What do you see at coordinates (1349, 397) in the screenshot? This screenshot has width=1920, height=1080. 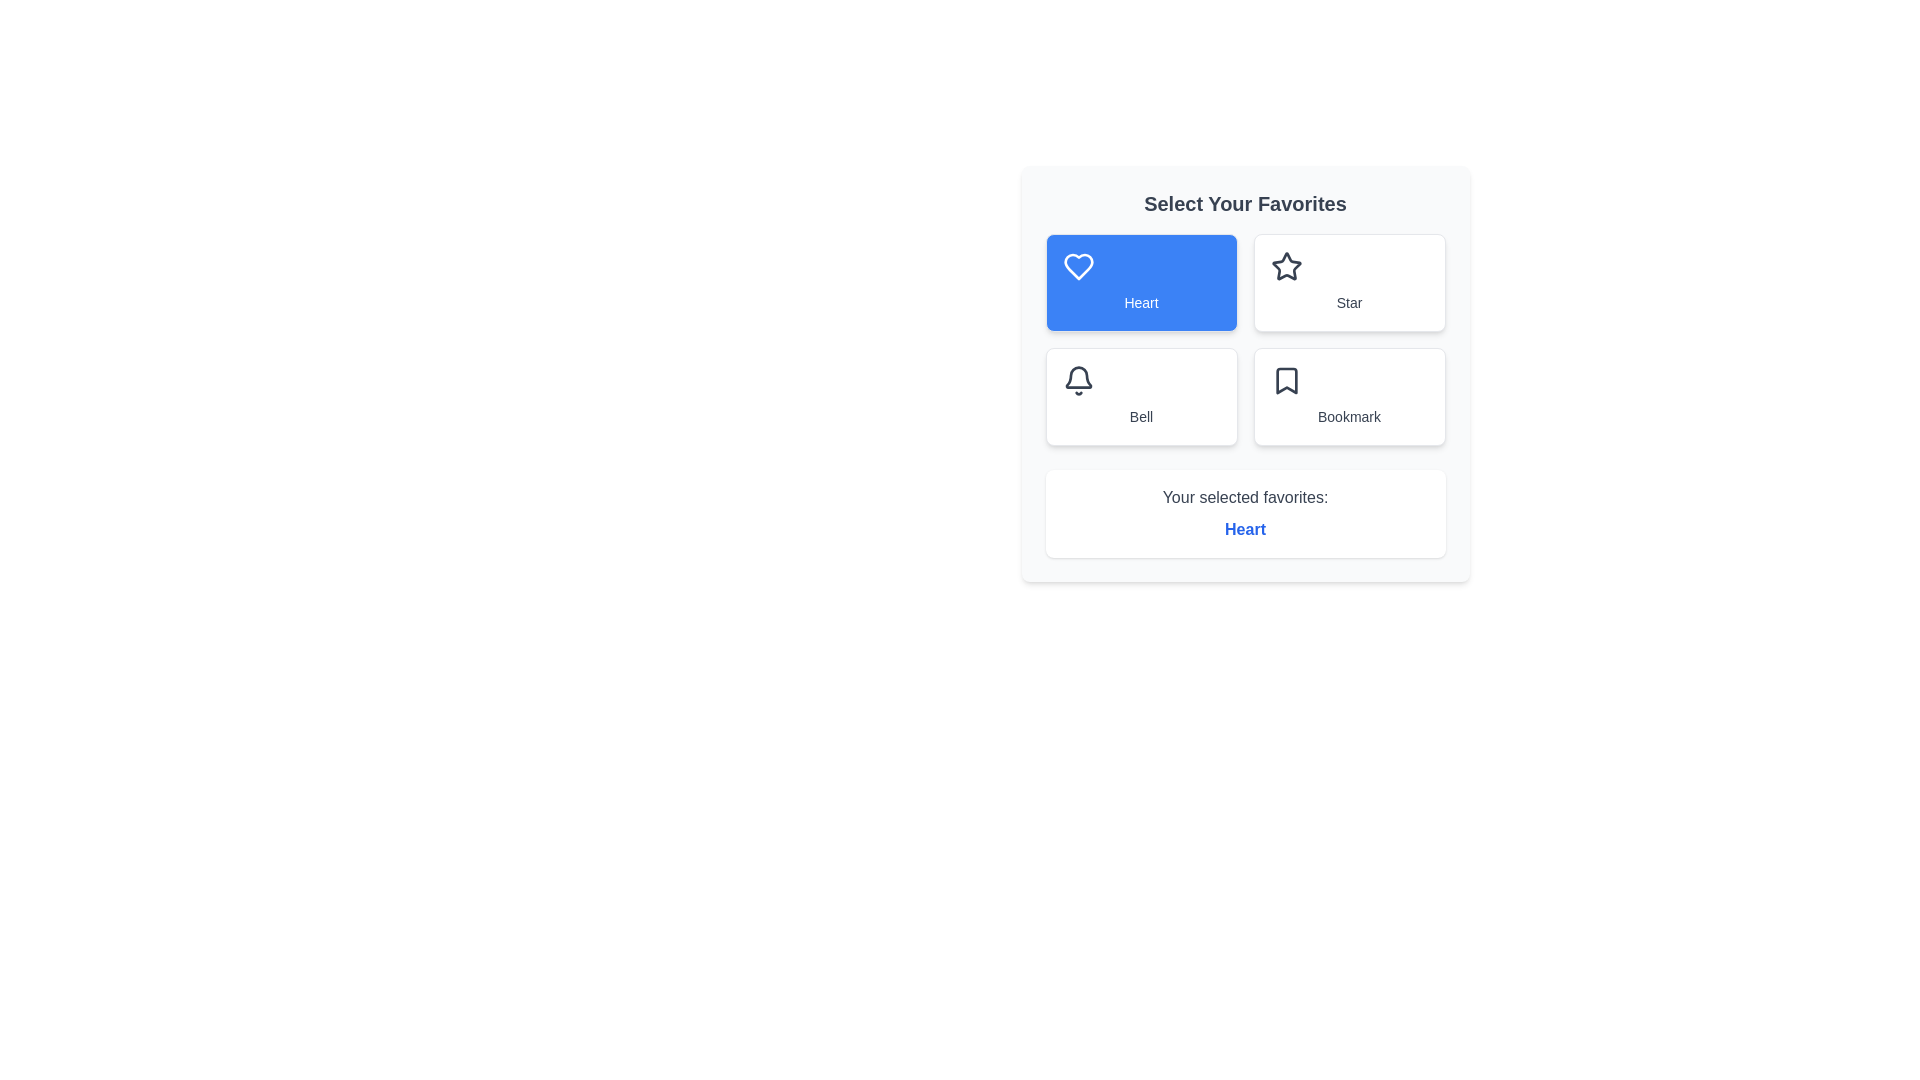 I see `the favorite icon Bookmark` at bounding box center [1349, 397].